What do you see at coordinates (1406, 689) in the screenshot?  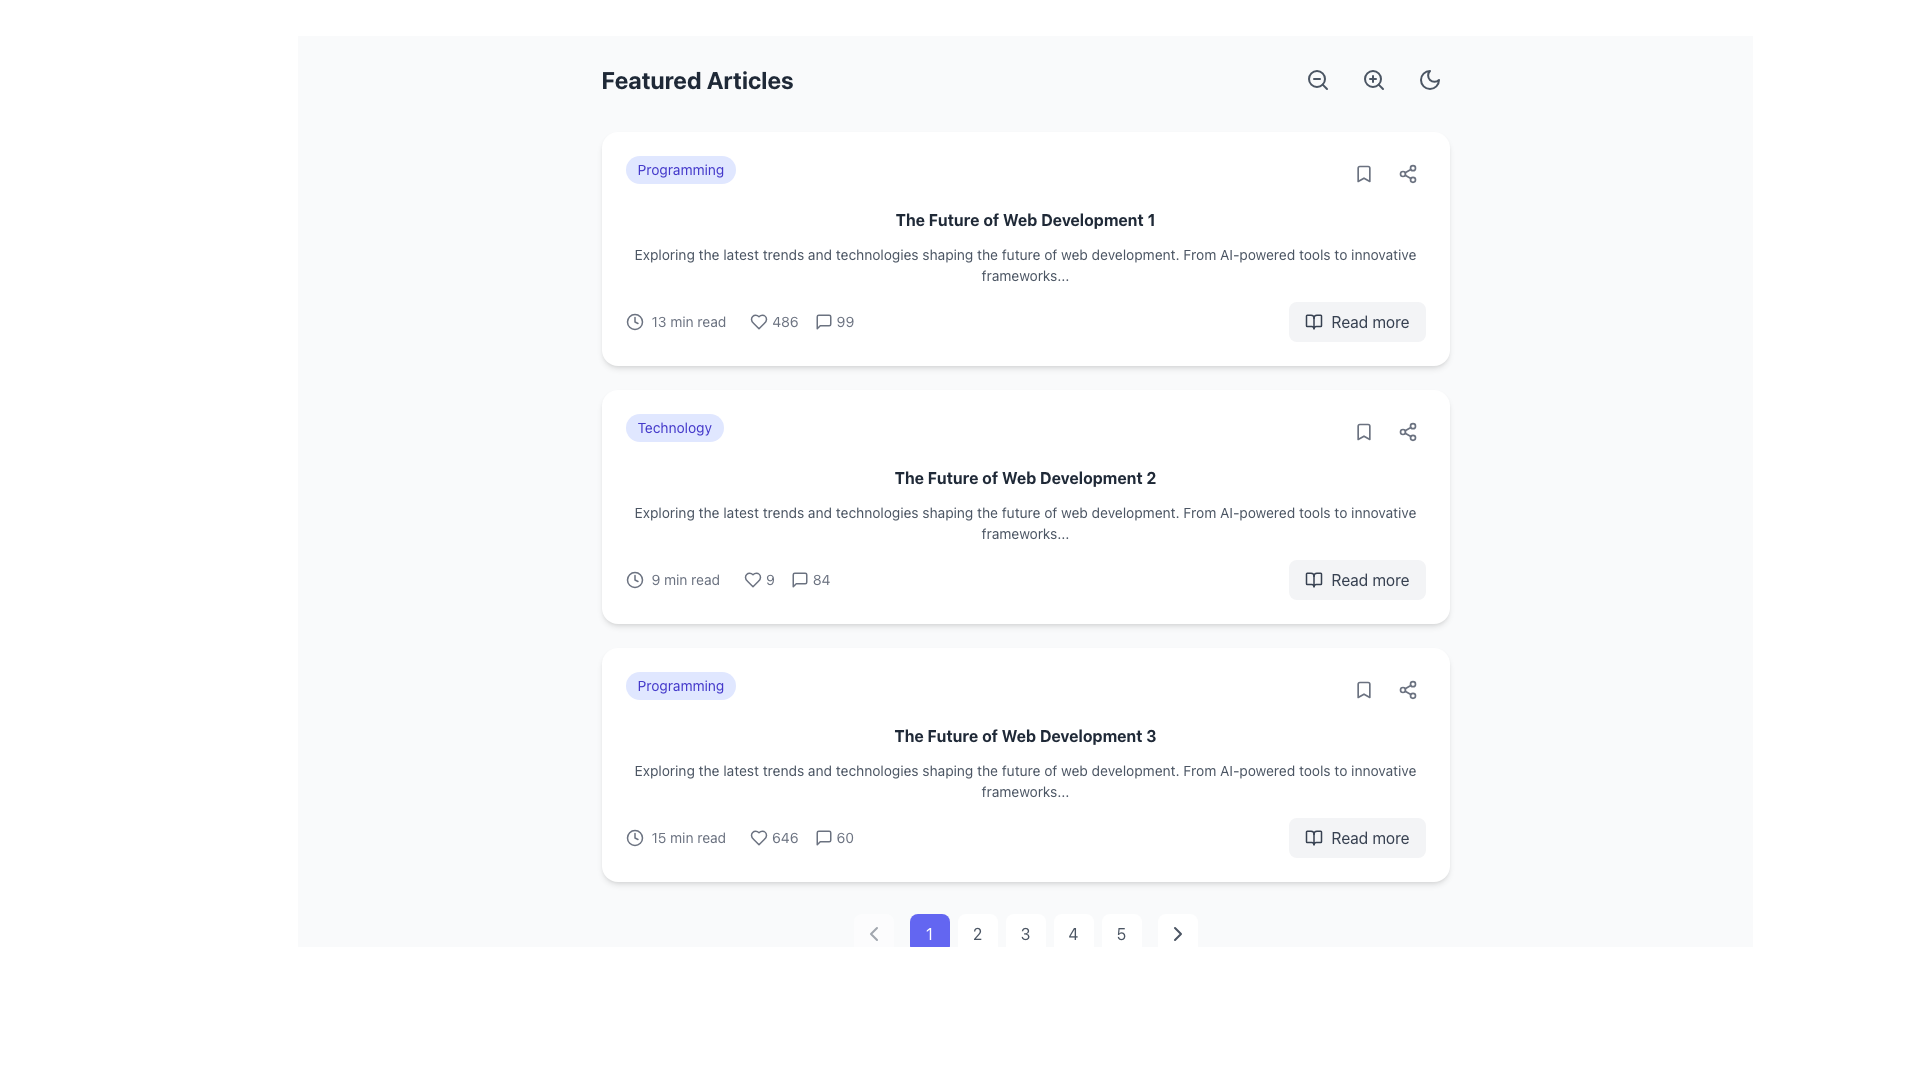 I see `the Button with an embedded share icon located in the bottom-right section of the third article card titled 'The Future of Web Development 3'` at bounding box center [1406, 689].